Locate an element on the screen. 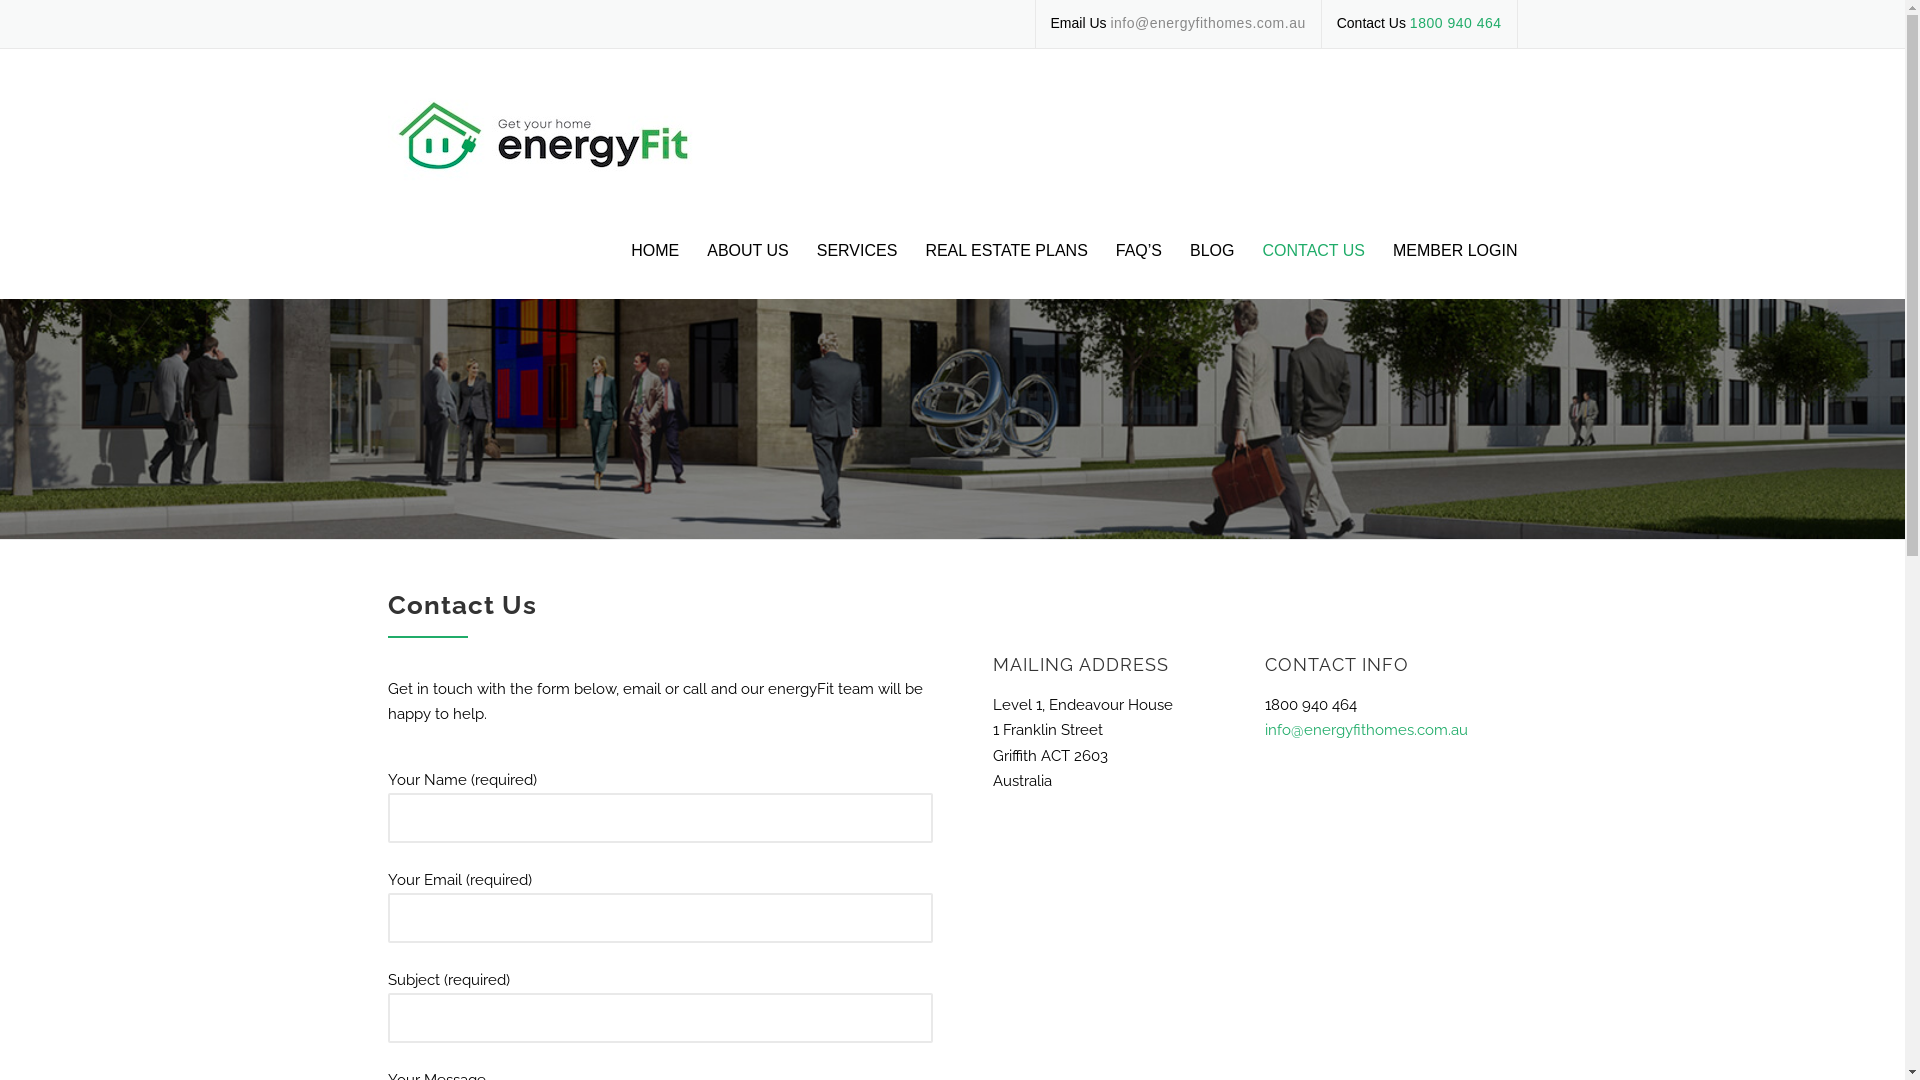 The width and height of the screenshot is (1920, 1080). 'info@energyfithomes.com.au' is located at coordinates (1365, 729).